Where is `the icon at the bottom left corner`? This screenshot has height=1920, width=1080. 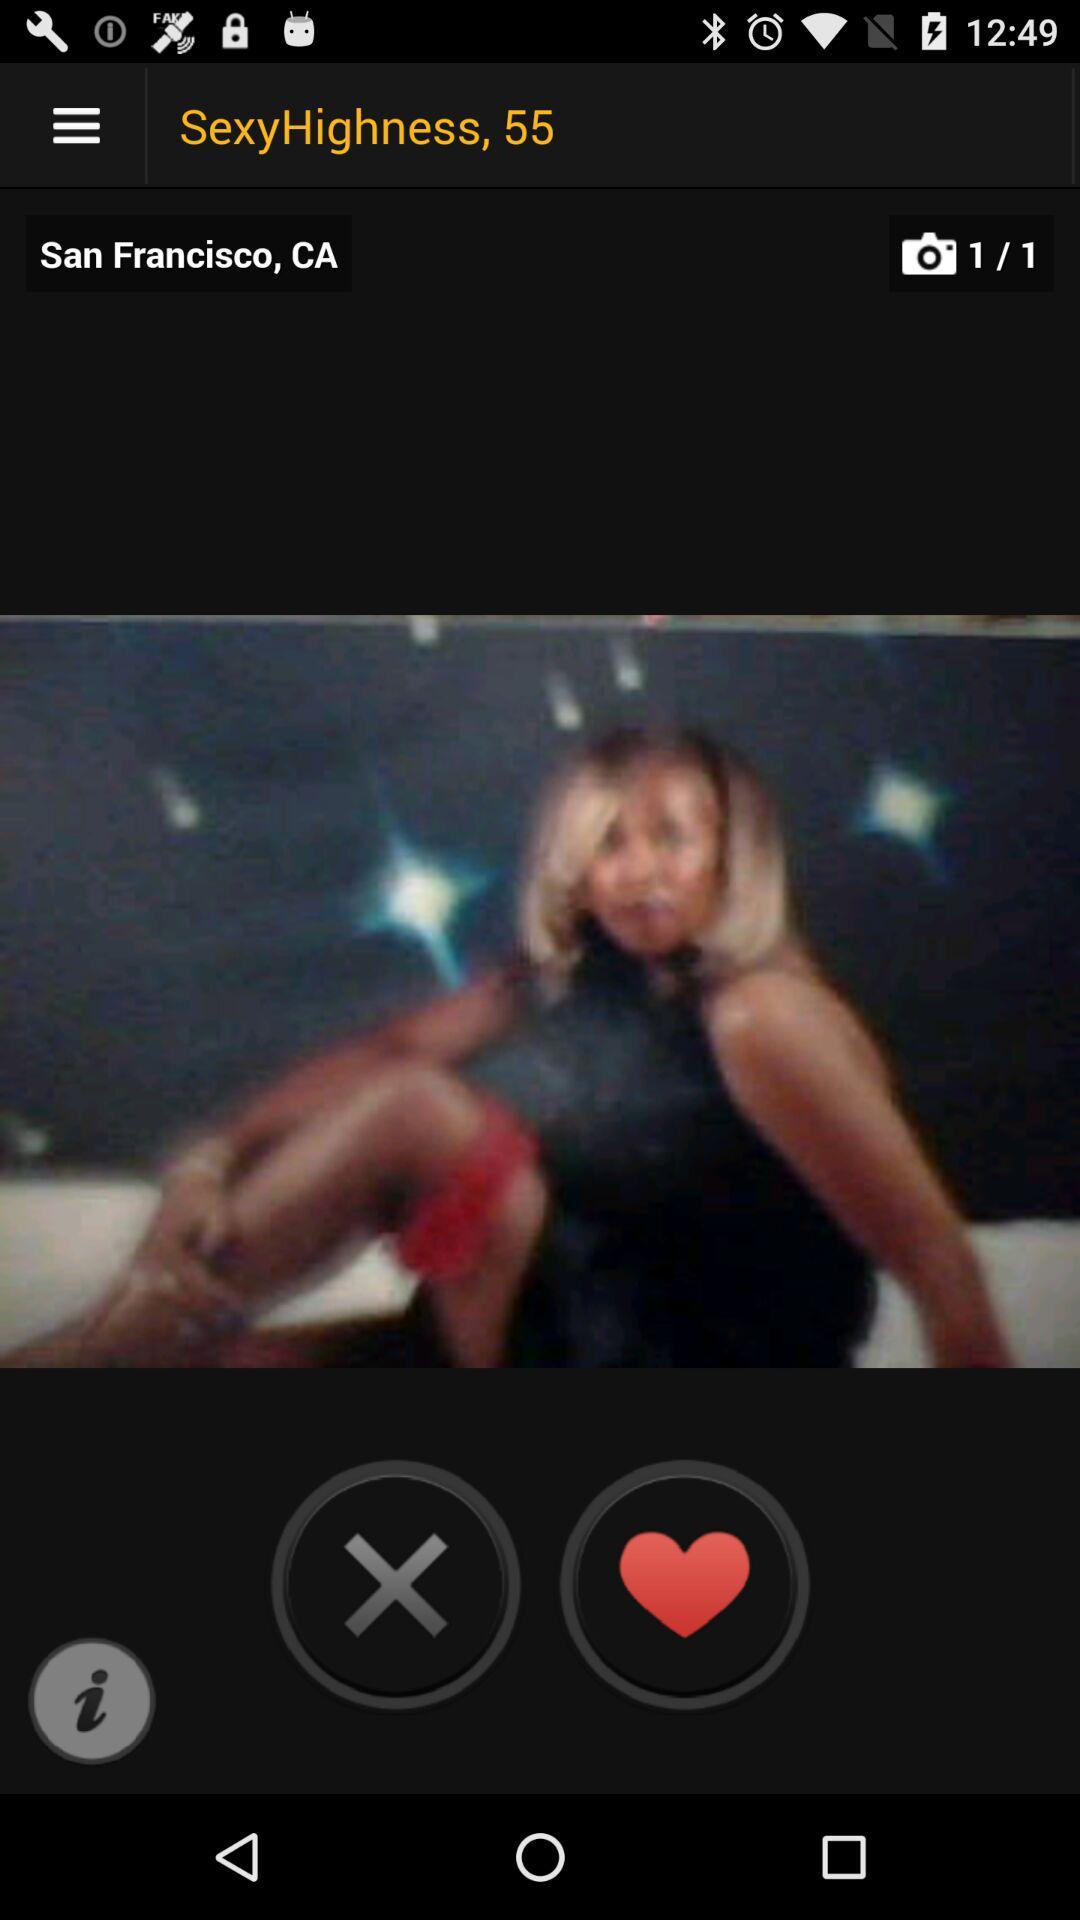 the icon at the bottom left corner is located at coordinates (91, 1701).